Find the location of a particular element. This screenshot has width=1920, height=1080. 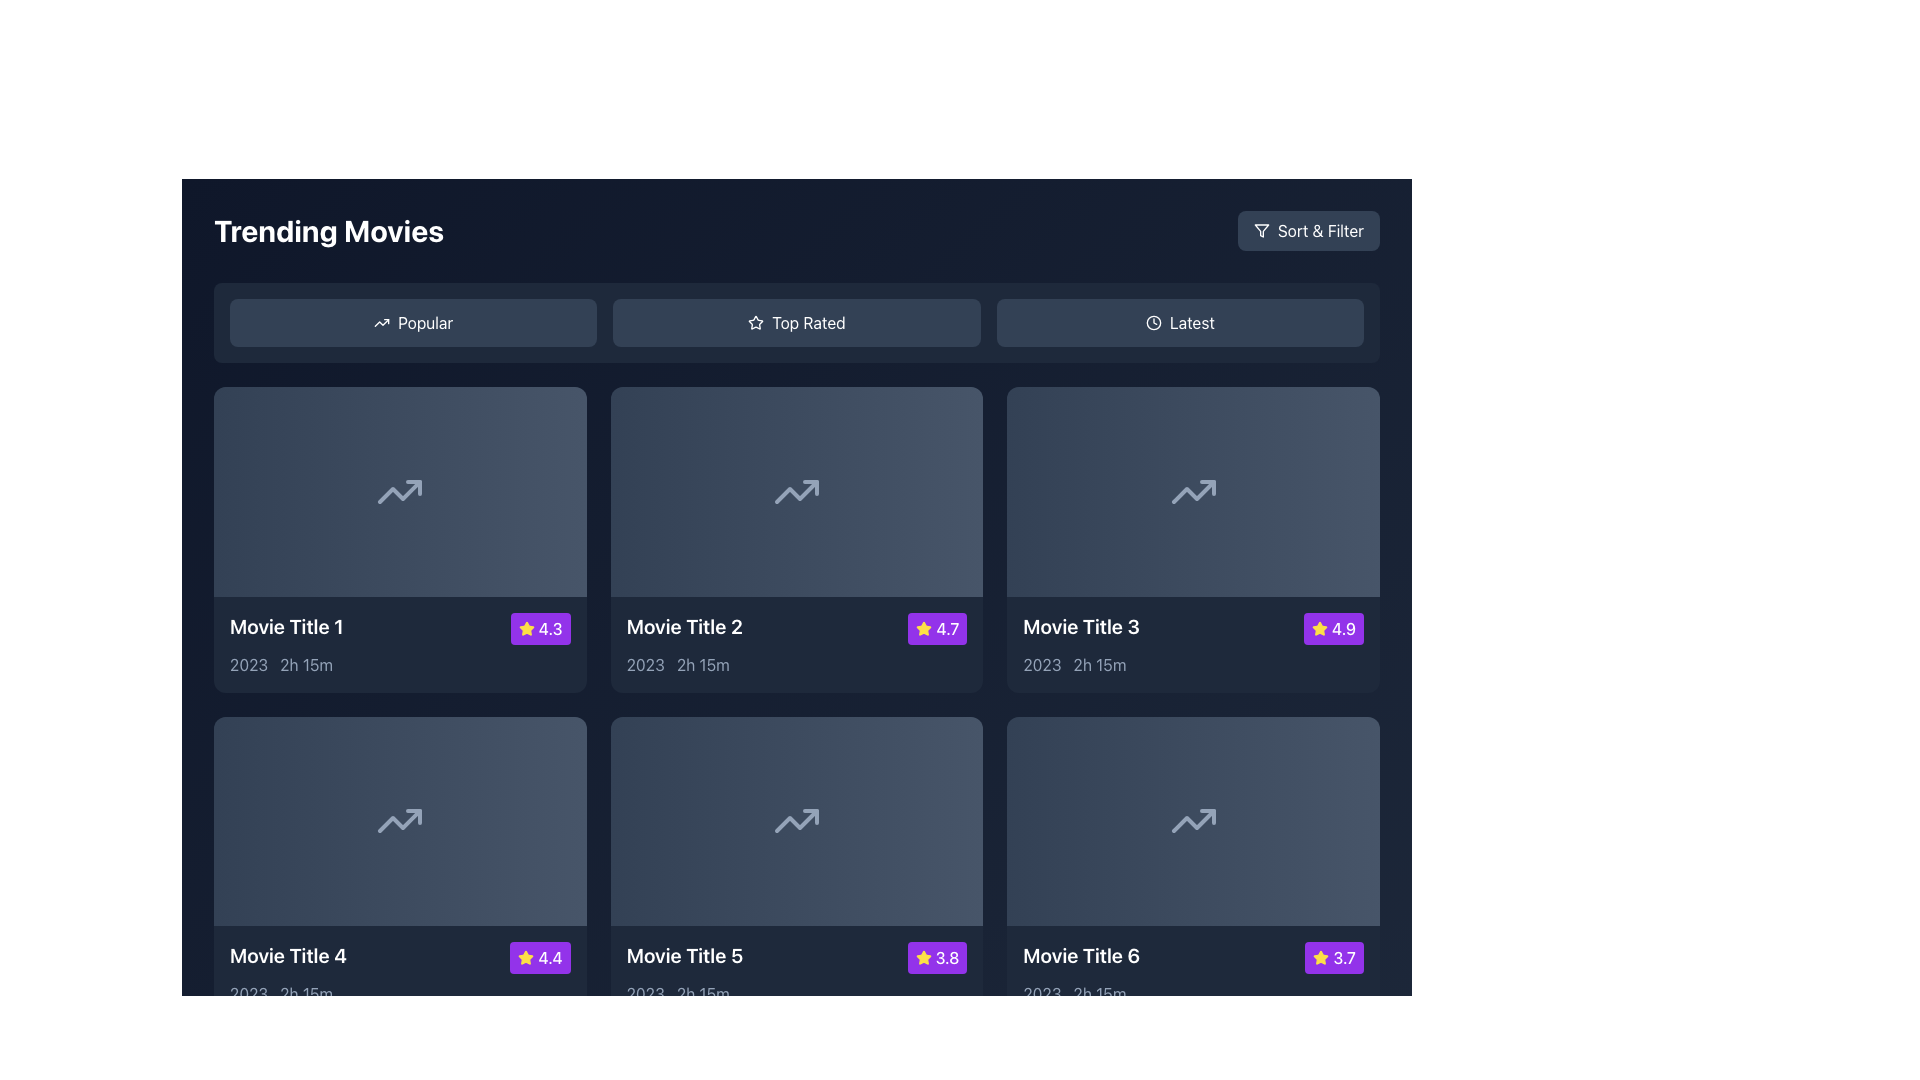

the line chart icon with an upward arrow, styled in gray, located on the movie card labeled 'Movie Title 5' is located at coordinates (795, 821).